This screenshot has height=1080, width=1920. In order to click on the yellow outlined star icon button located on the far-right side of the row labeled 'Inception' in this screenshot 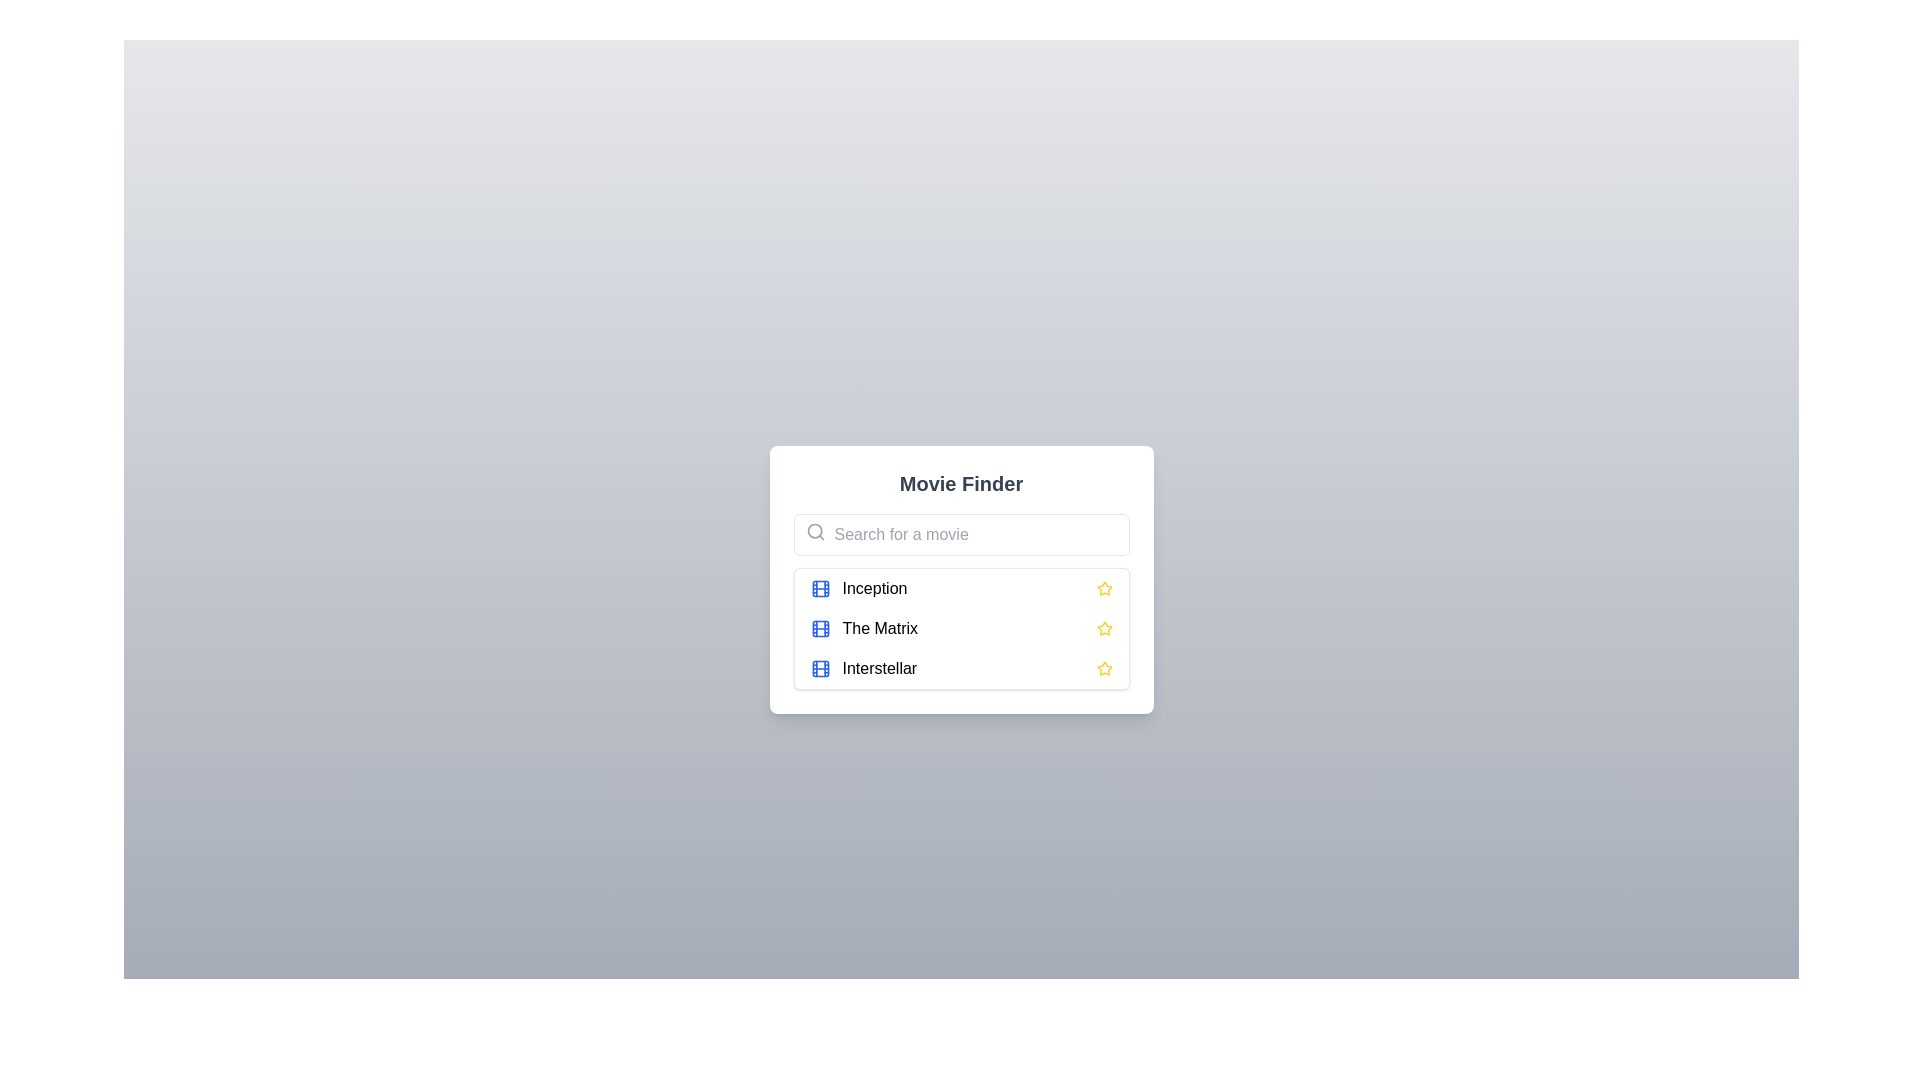, I will do `click(1103, 588)`.